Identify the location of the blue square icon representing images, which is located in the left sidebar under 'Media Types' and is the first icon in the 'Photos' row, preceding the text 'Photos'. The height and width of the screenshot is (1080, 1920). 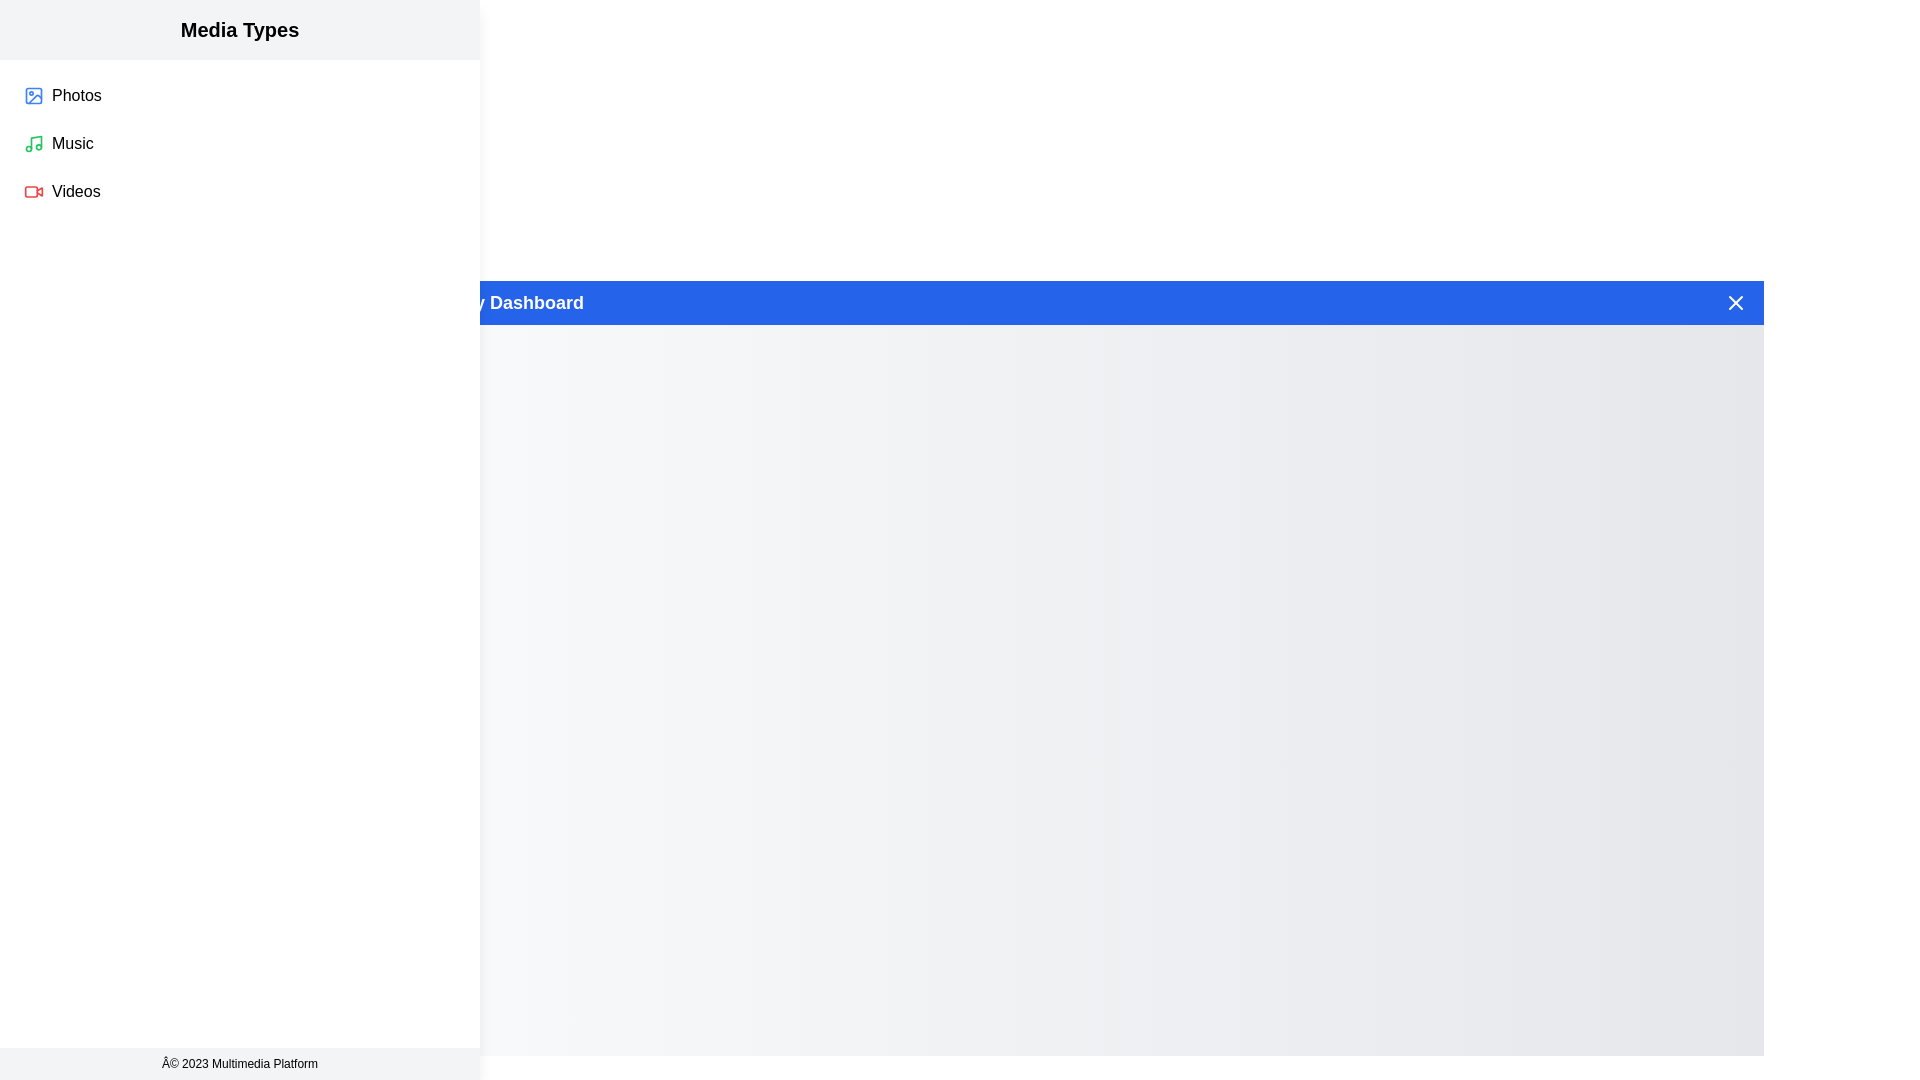
(33, 96).